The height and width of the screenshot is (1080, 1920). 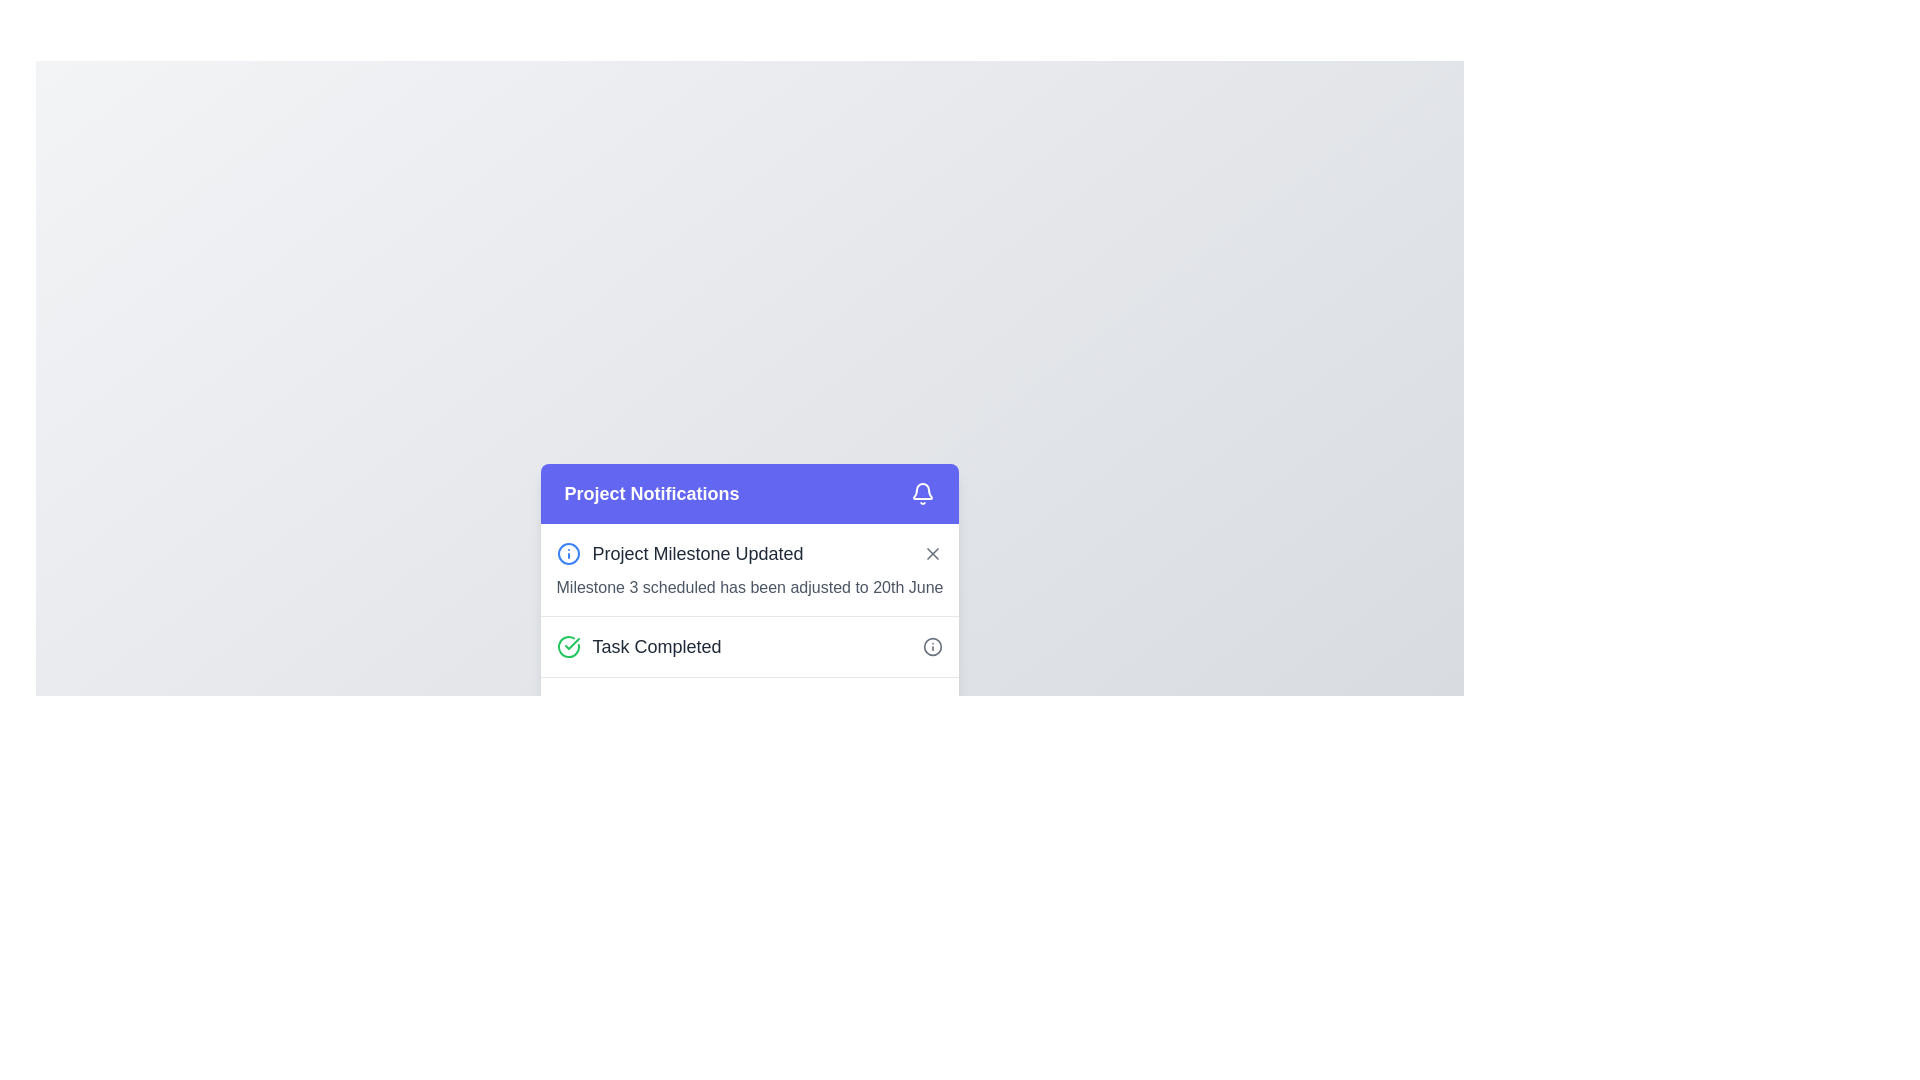 What do you see at coordinates (922, 493) in the screenshot?
I see `the notification icon located in the header section of the notification panel at the top right corner` at bounding box center [922, 493].